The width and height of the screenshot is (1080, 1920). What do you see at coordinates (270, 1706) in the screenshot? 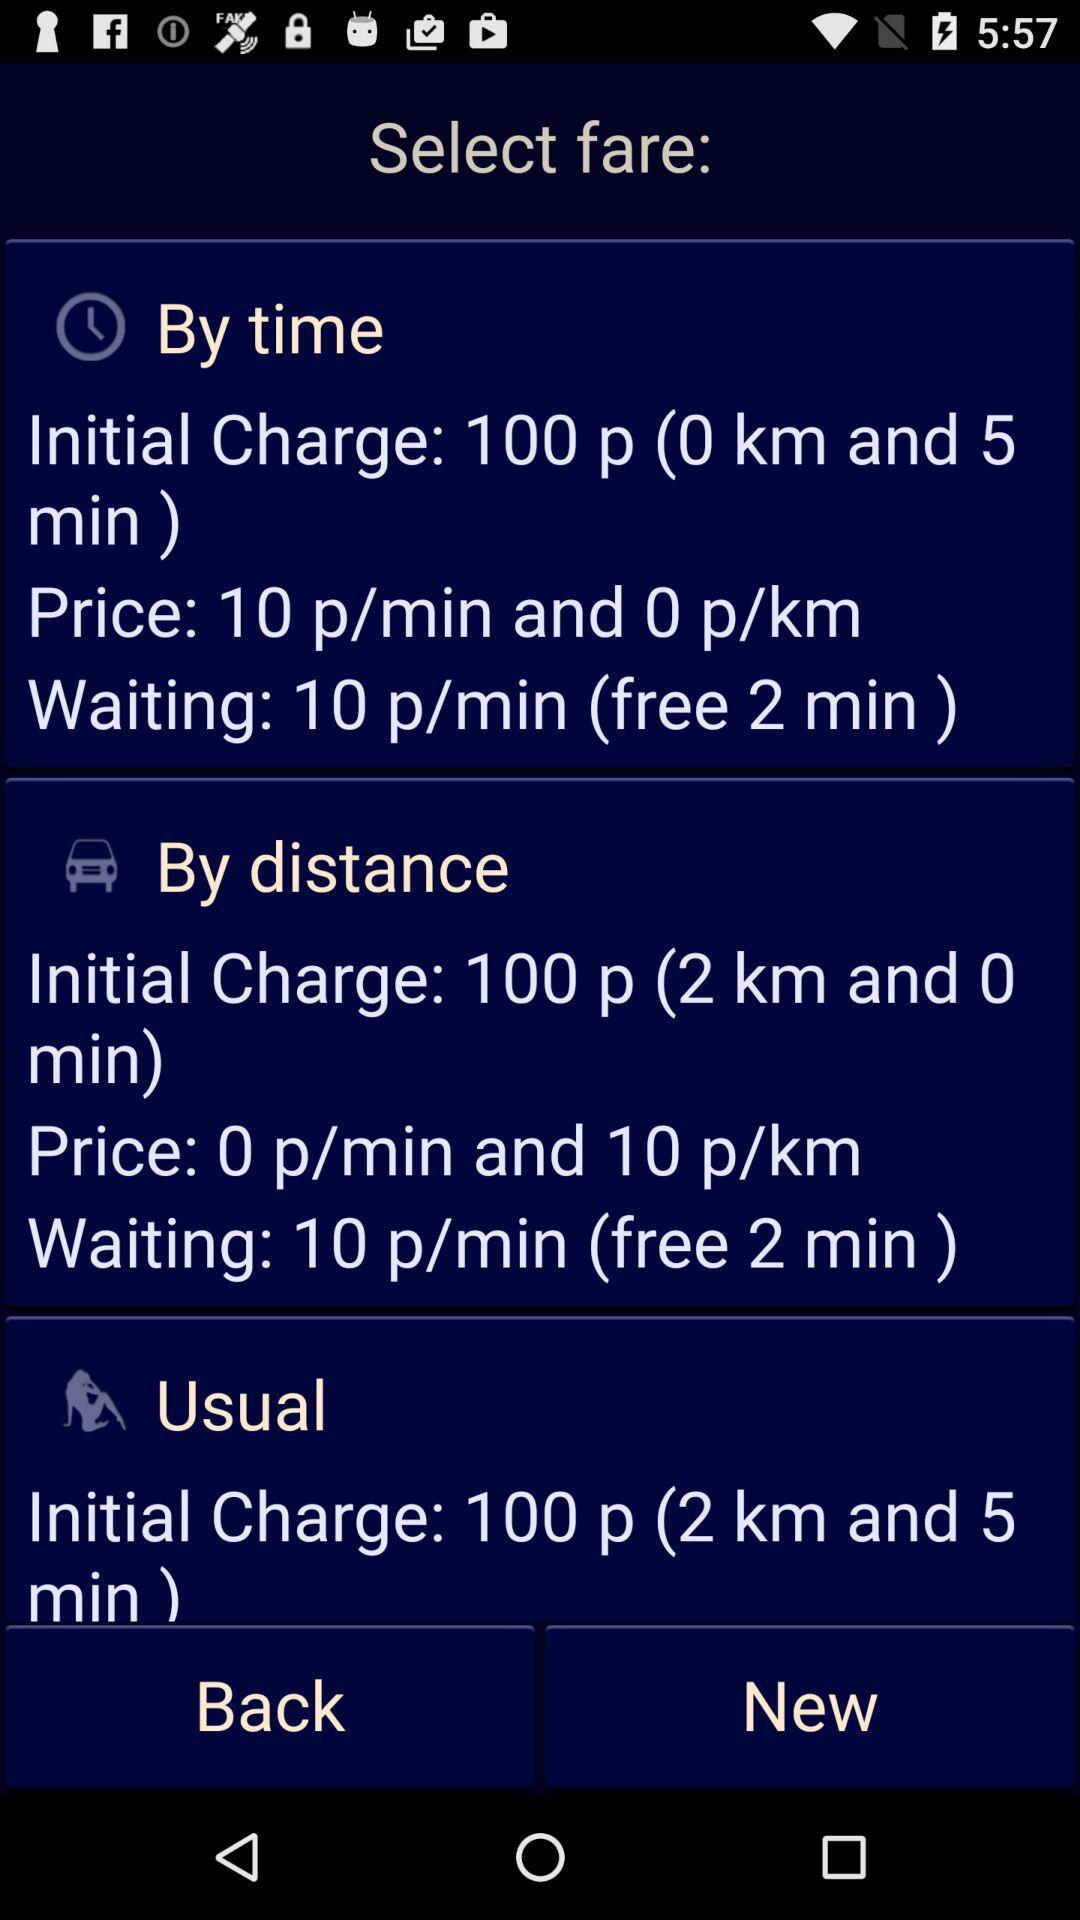
I see `the app below the initial charge 100` at bounding box center [270, 1706].